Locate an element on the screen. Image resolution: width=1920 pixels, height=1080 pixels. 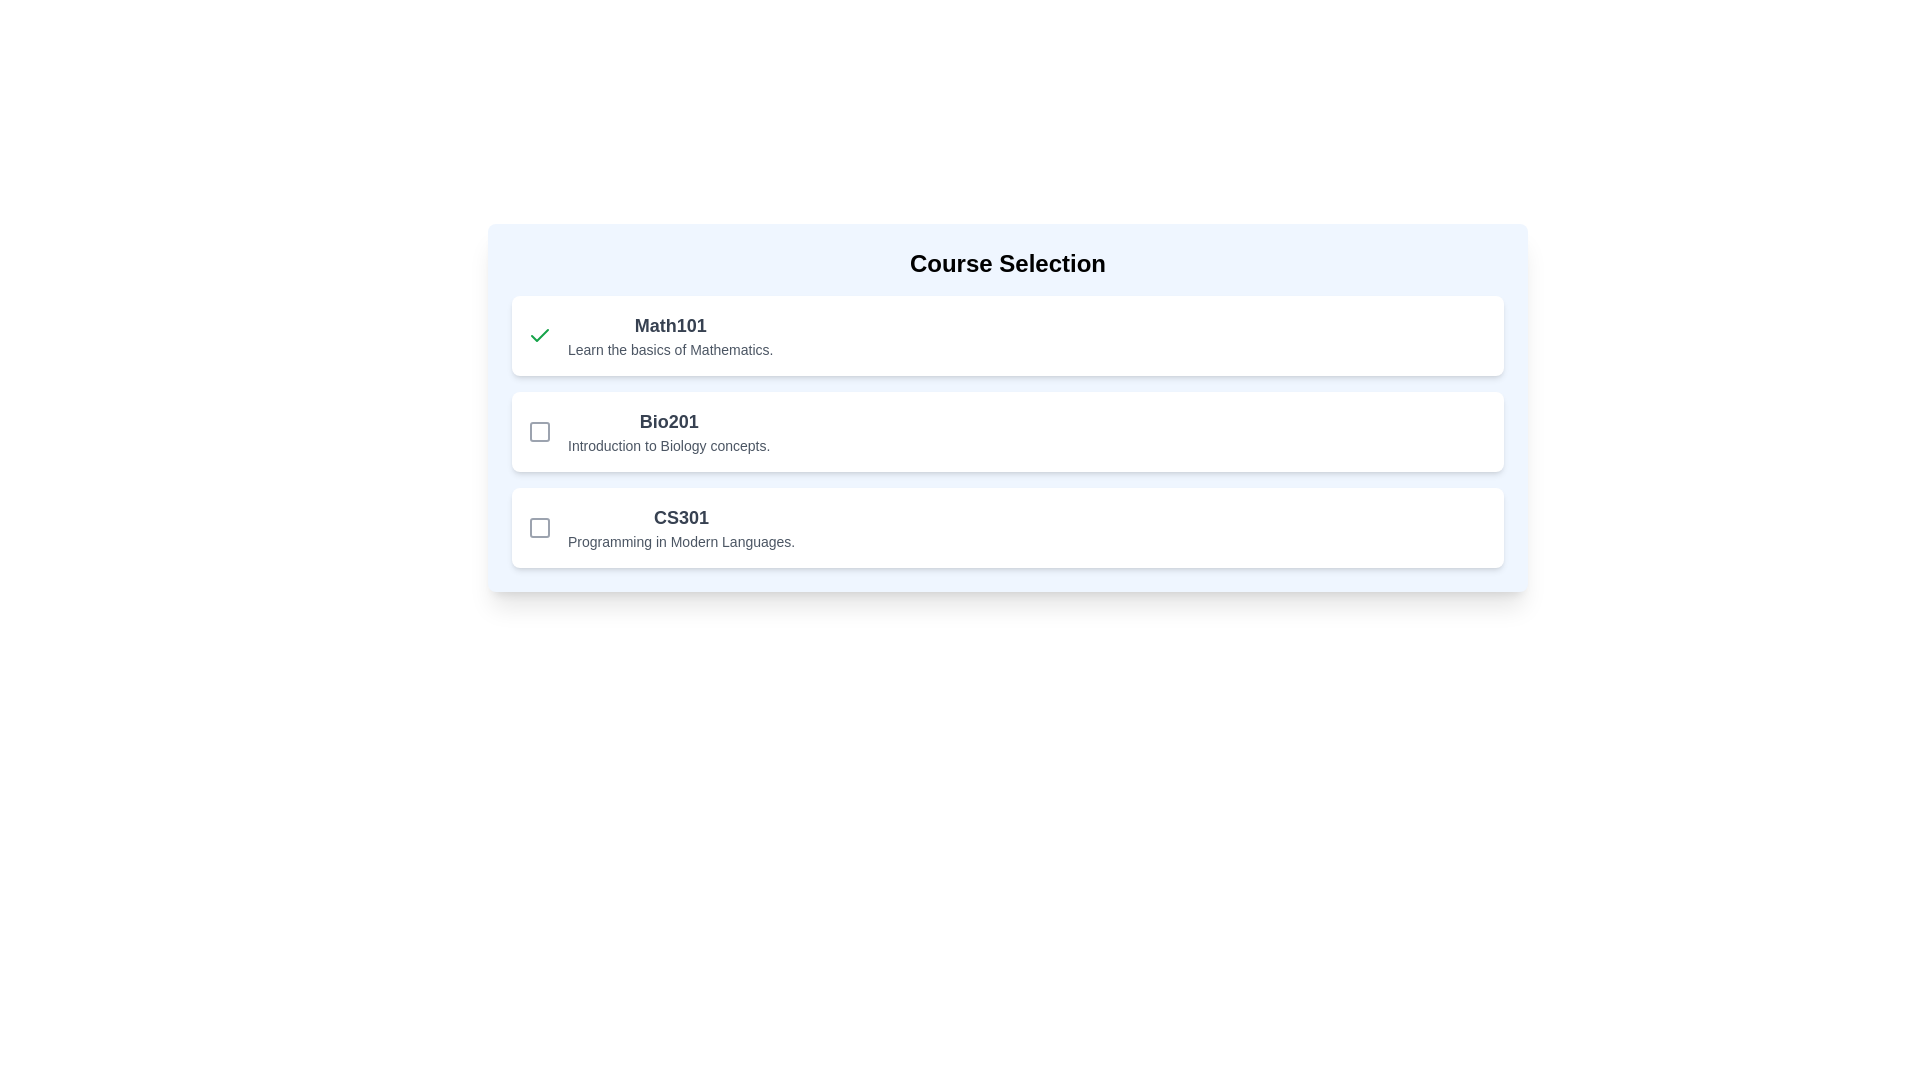
the title text that serves as the identifier for the associated course entry, located above the text 'Learn the basics of Mathematics.' and aligned to the right of a green checkmark is located at coordinates (670, 325).